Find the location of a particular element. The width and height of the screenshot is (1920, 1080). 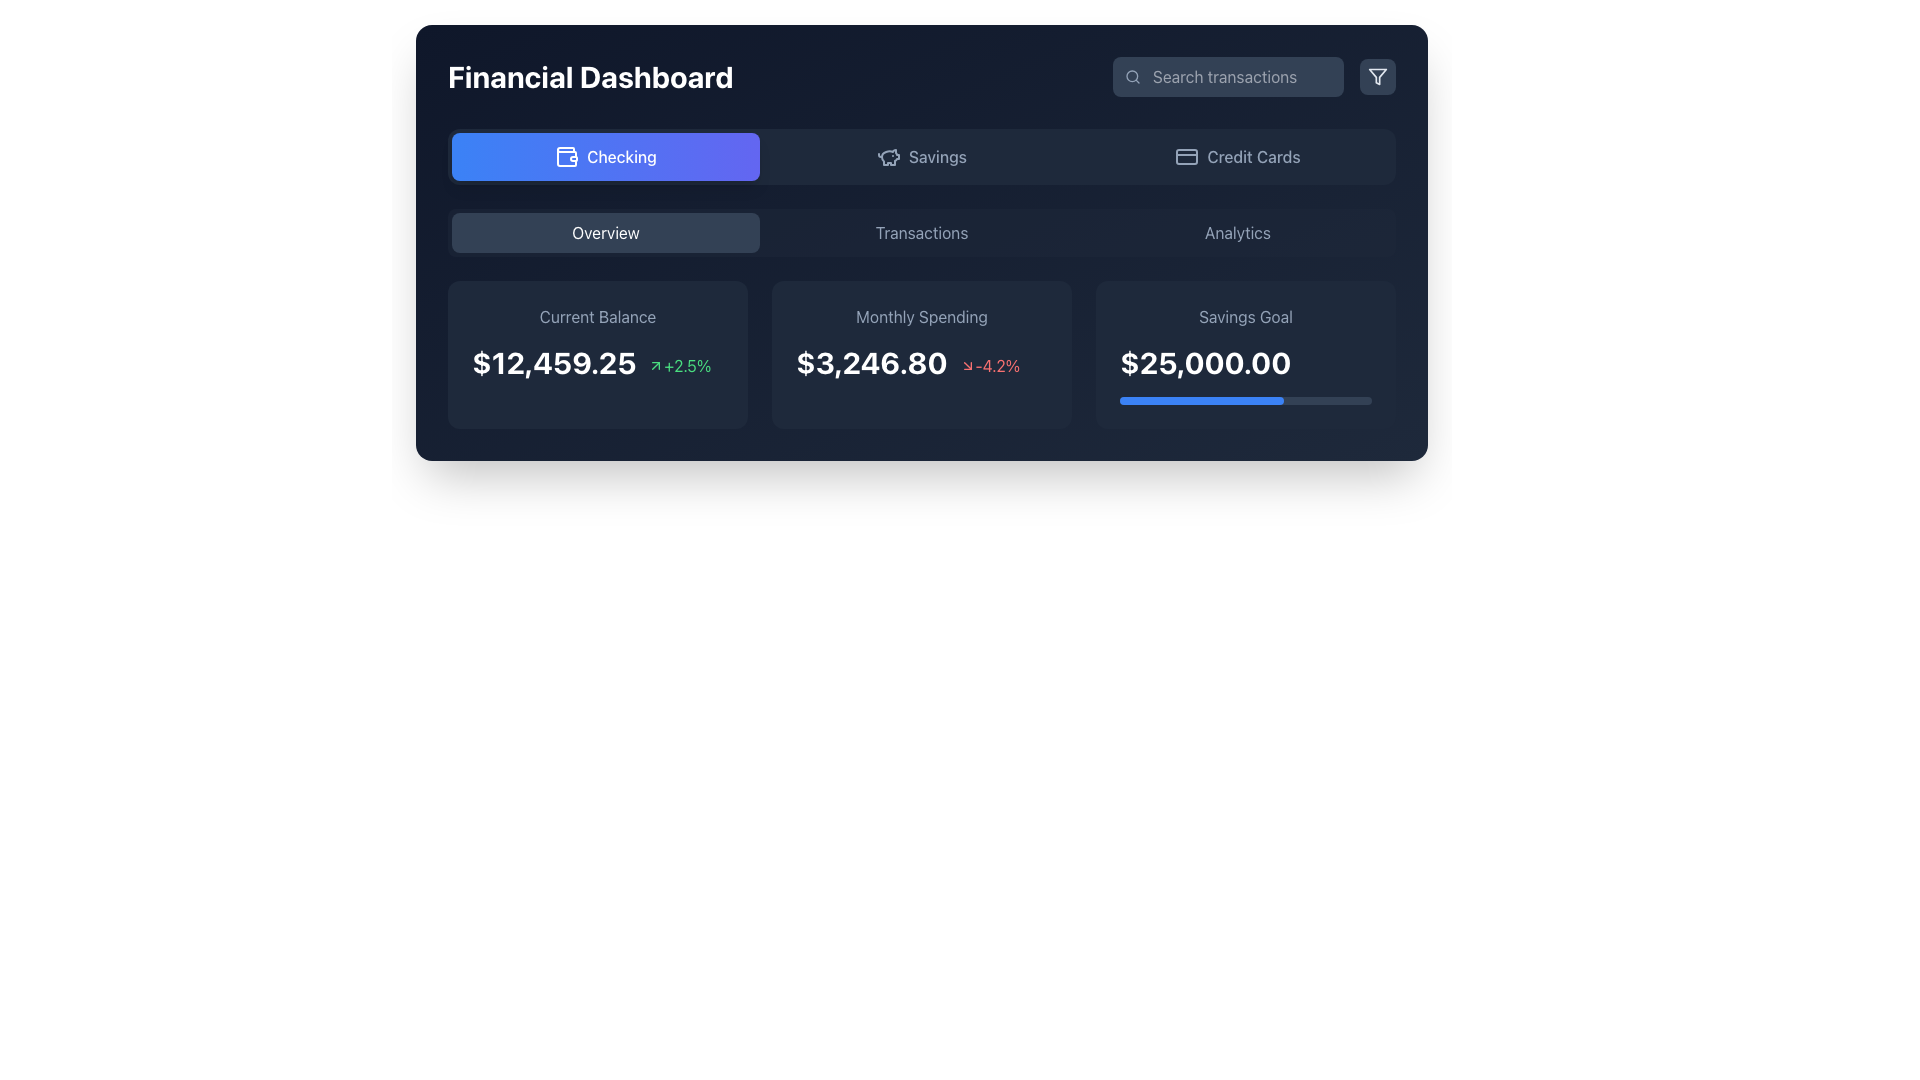

the green arrow icon located immediately to the left of the '+2.5%' text in the 'Current Balance' section is located at coordinates (656, 366).